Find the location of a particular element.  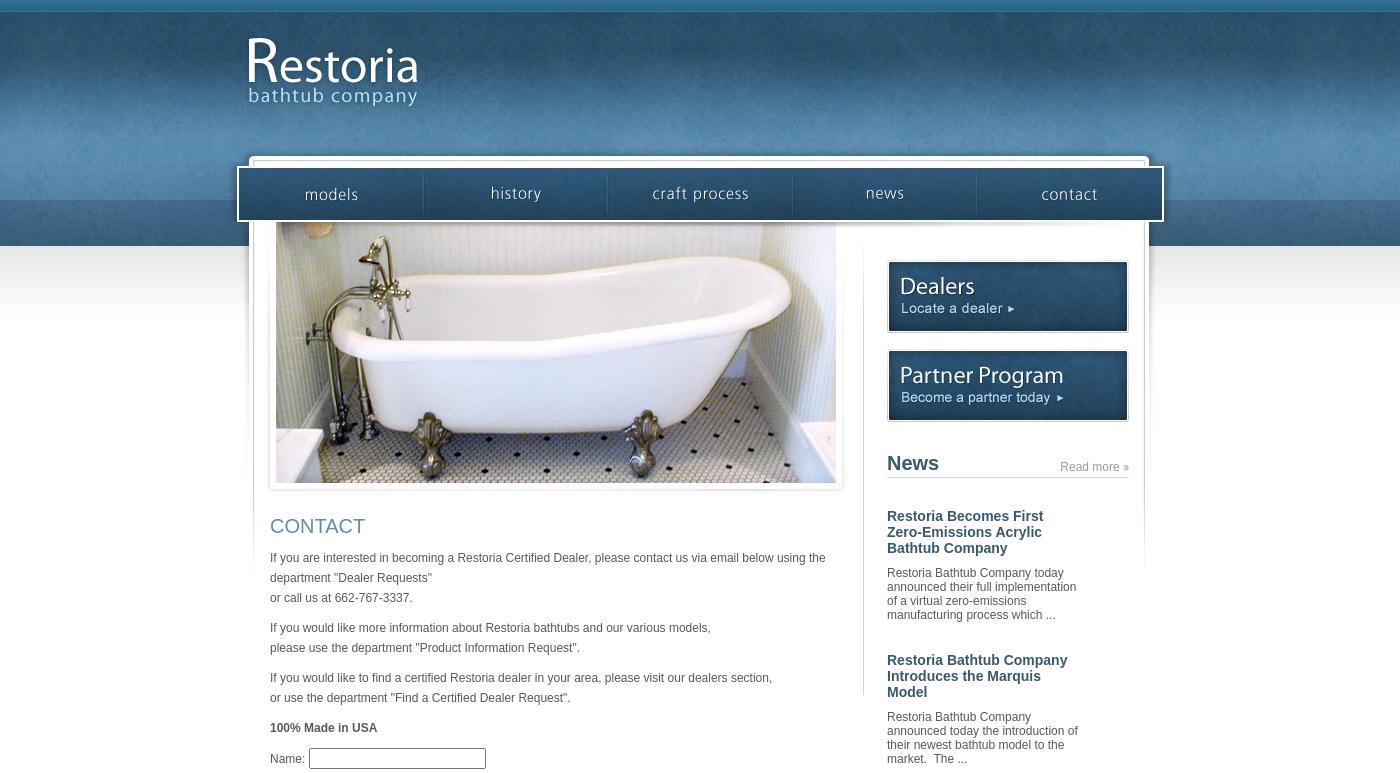

'Restoria Becomes First Zero-Emissions Acrylic Bathtub Company' is located at coordinates (965, 530).